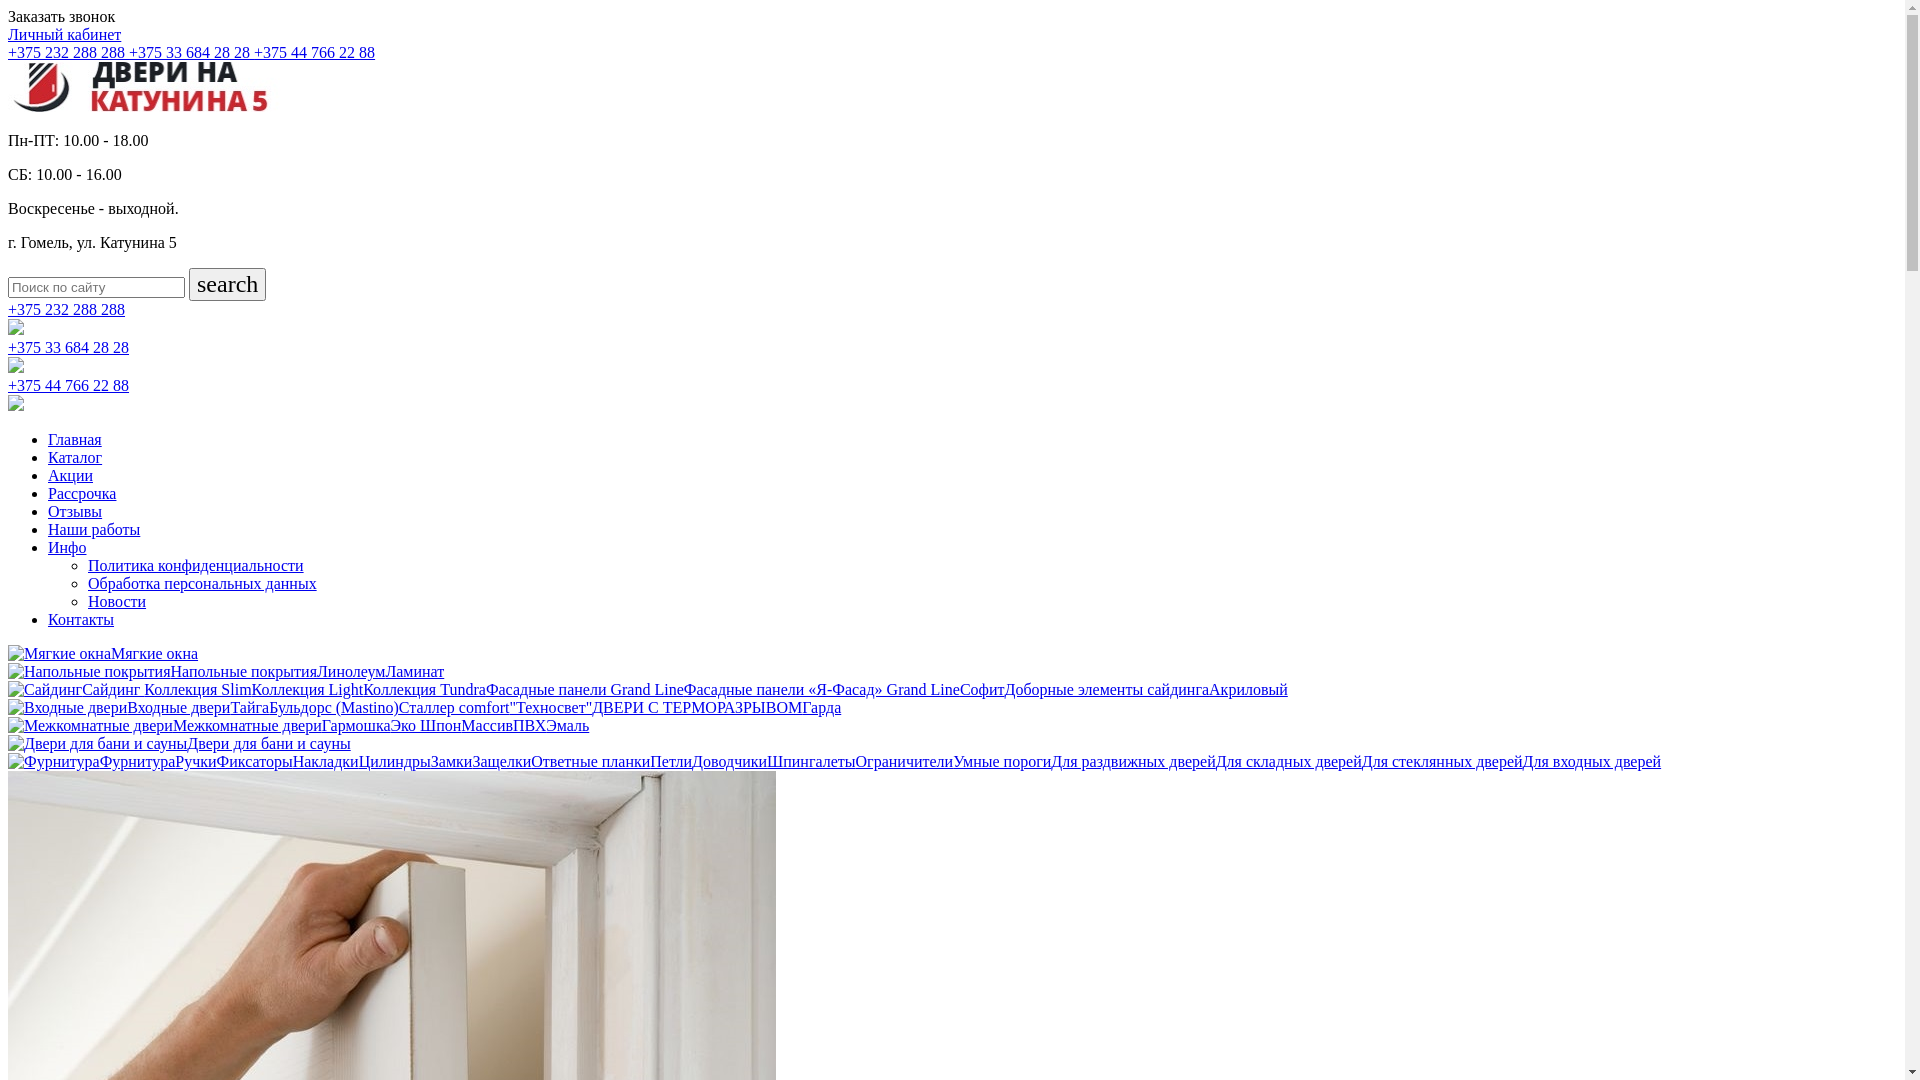 Image resolution: width=1920 pixels, height=1080 pixels. Describe the element at coordinates (313, 51) in the screenshot. I see `'+375 44 766 22 88'` at that location.